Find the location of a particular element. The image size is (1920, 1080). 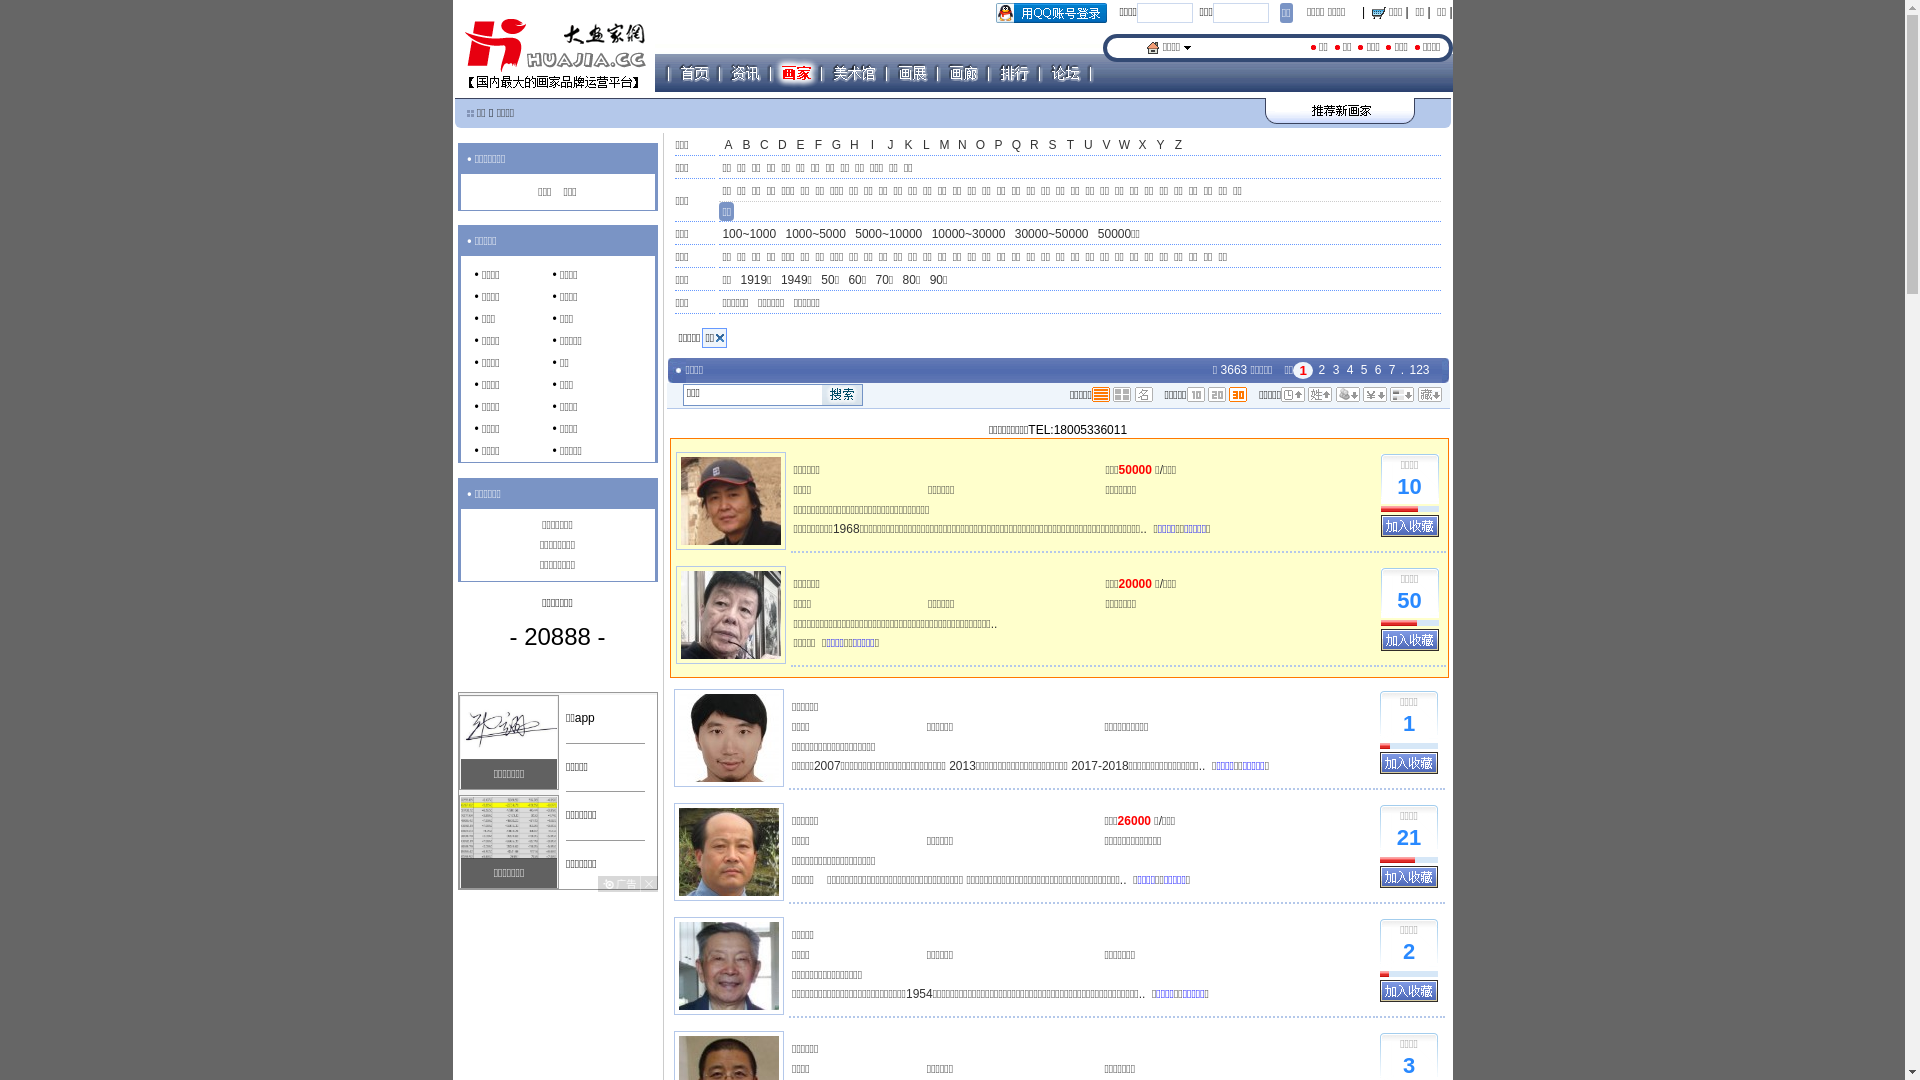

'Q' is located at coordinates (1016, 145).